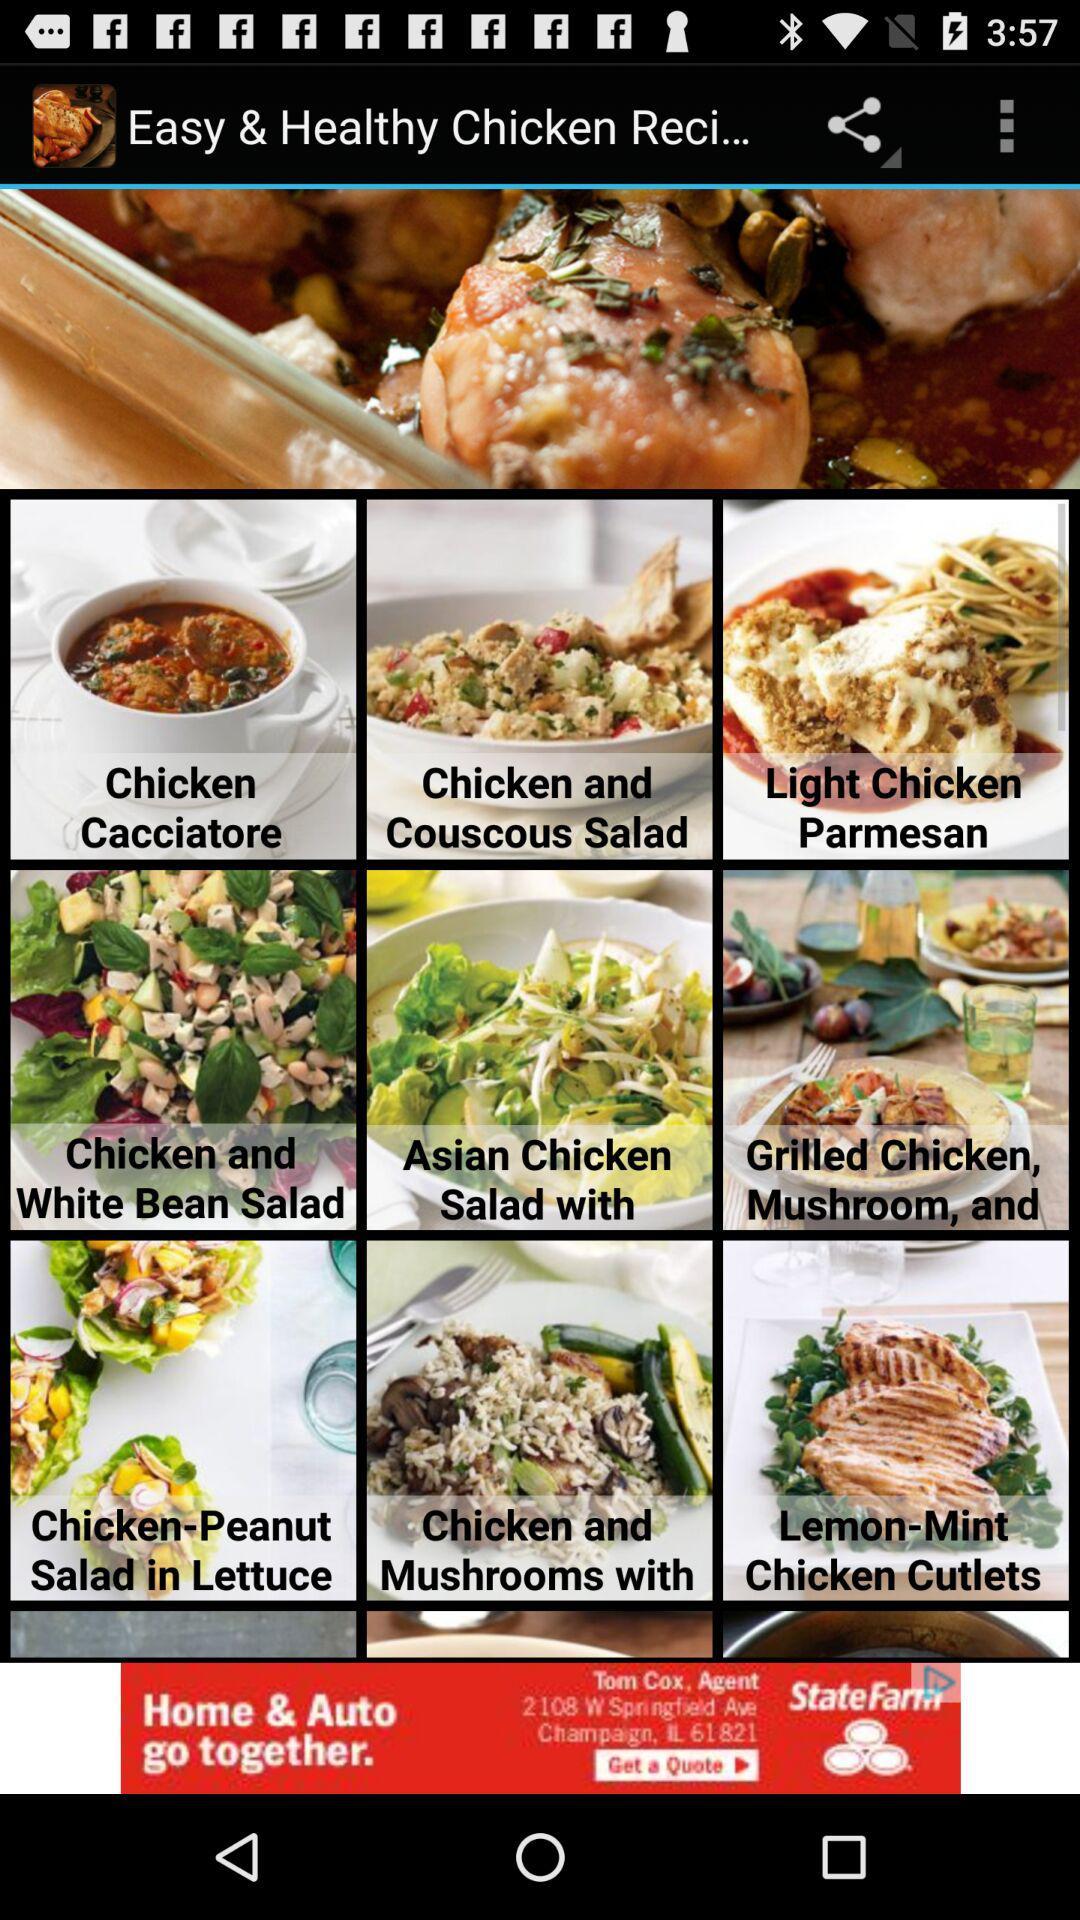 The image size is (1080, 1920). Describe the element at coordinates (540, 1727) in the screenshot. I see `access advertising` at that location.